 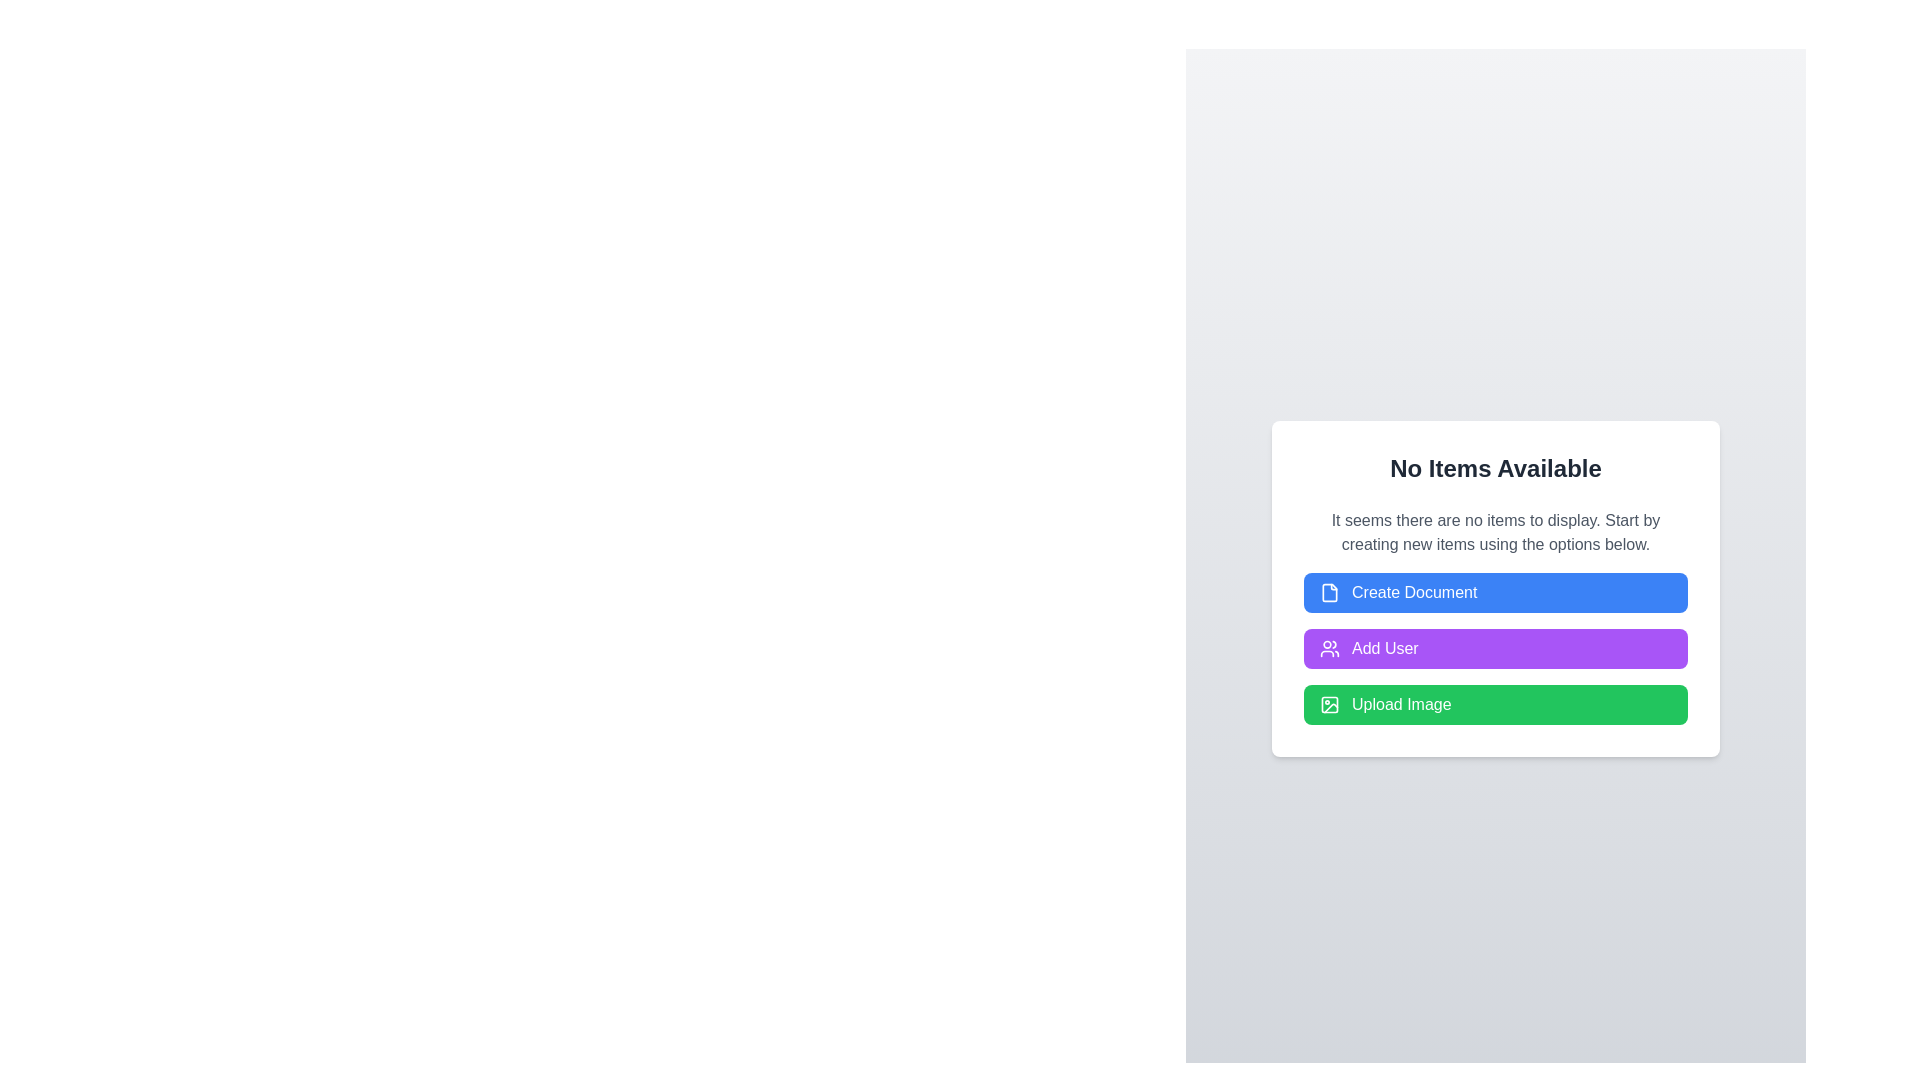 I want to click on the icon located within the 'Add User' button, which visually indicates user addition and is positioned to the left of the text label, so click(x=1329, y=648).